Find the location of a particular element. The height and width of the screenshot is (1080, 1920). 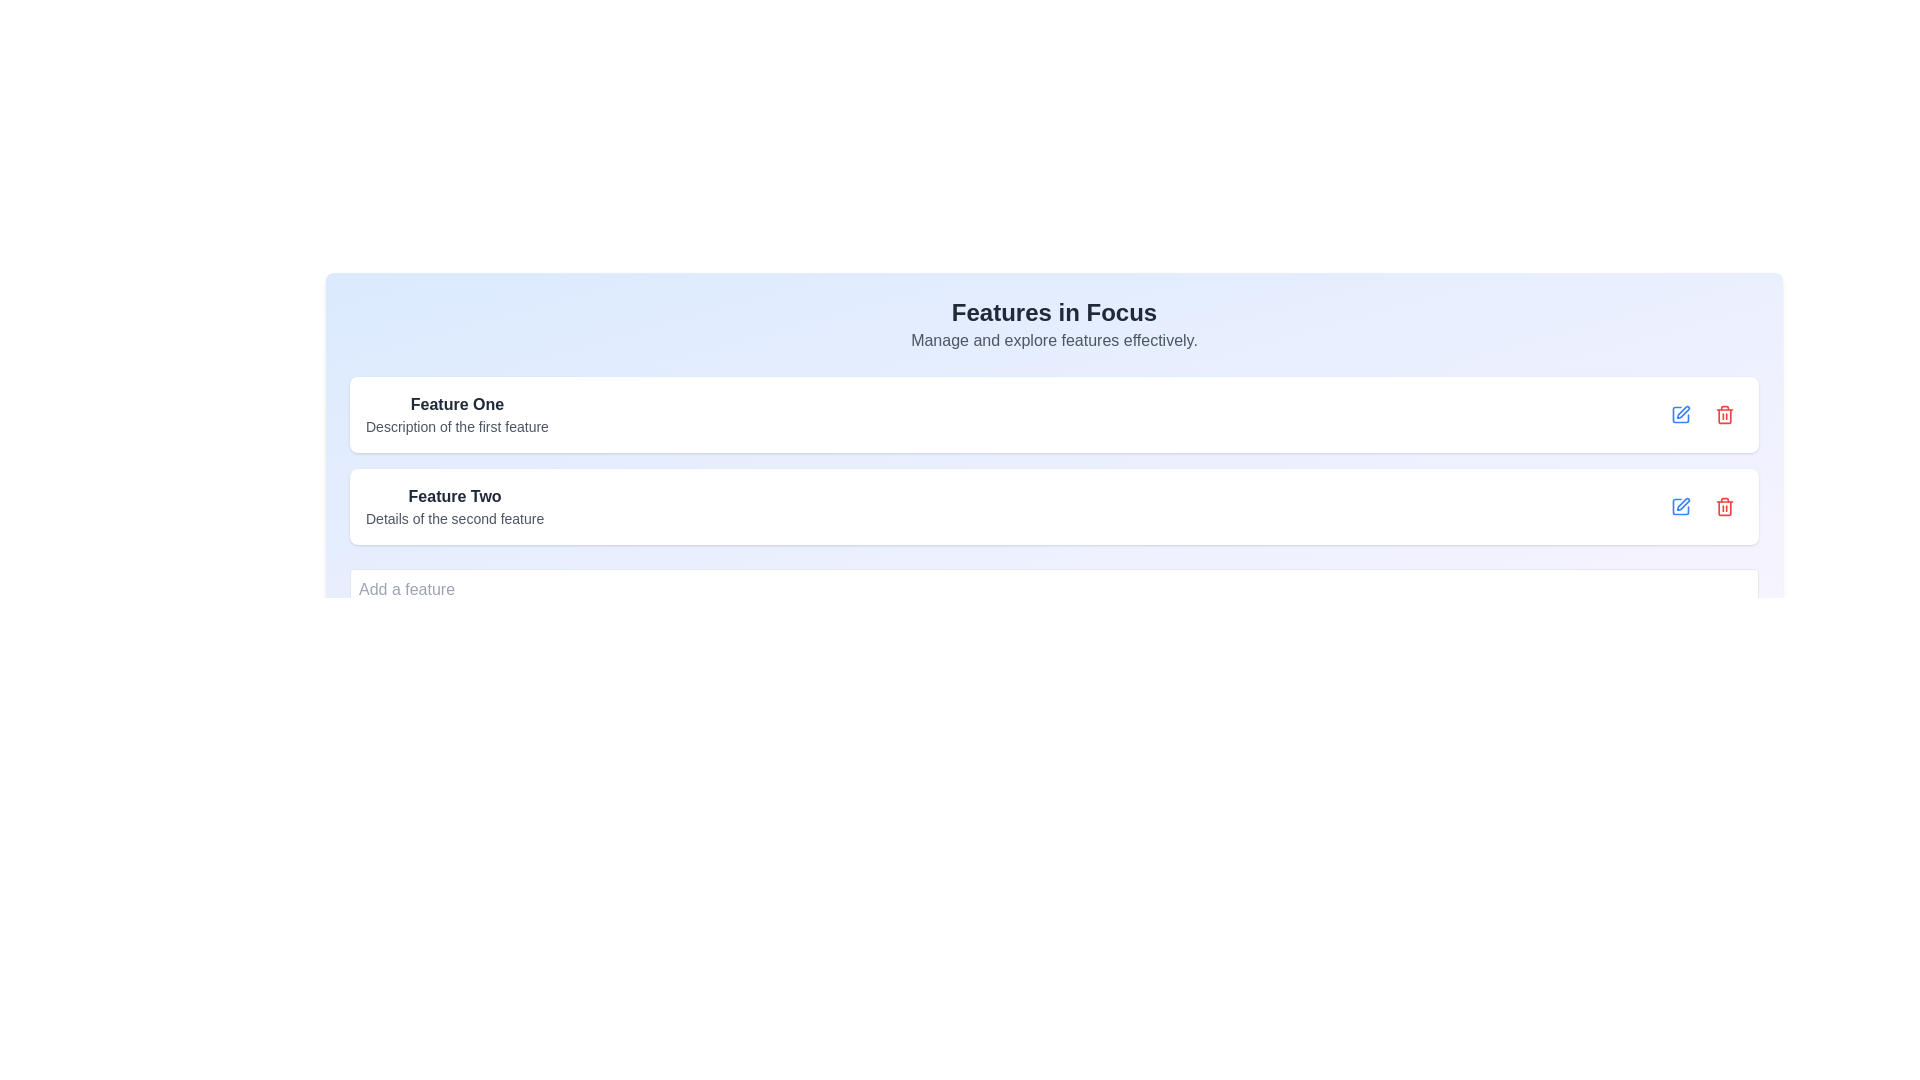

on the text block containing 'Feature Two' and its description is located at coordinates (454, 505).